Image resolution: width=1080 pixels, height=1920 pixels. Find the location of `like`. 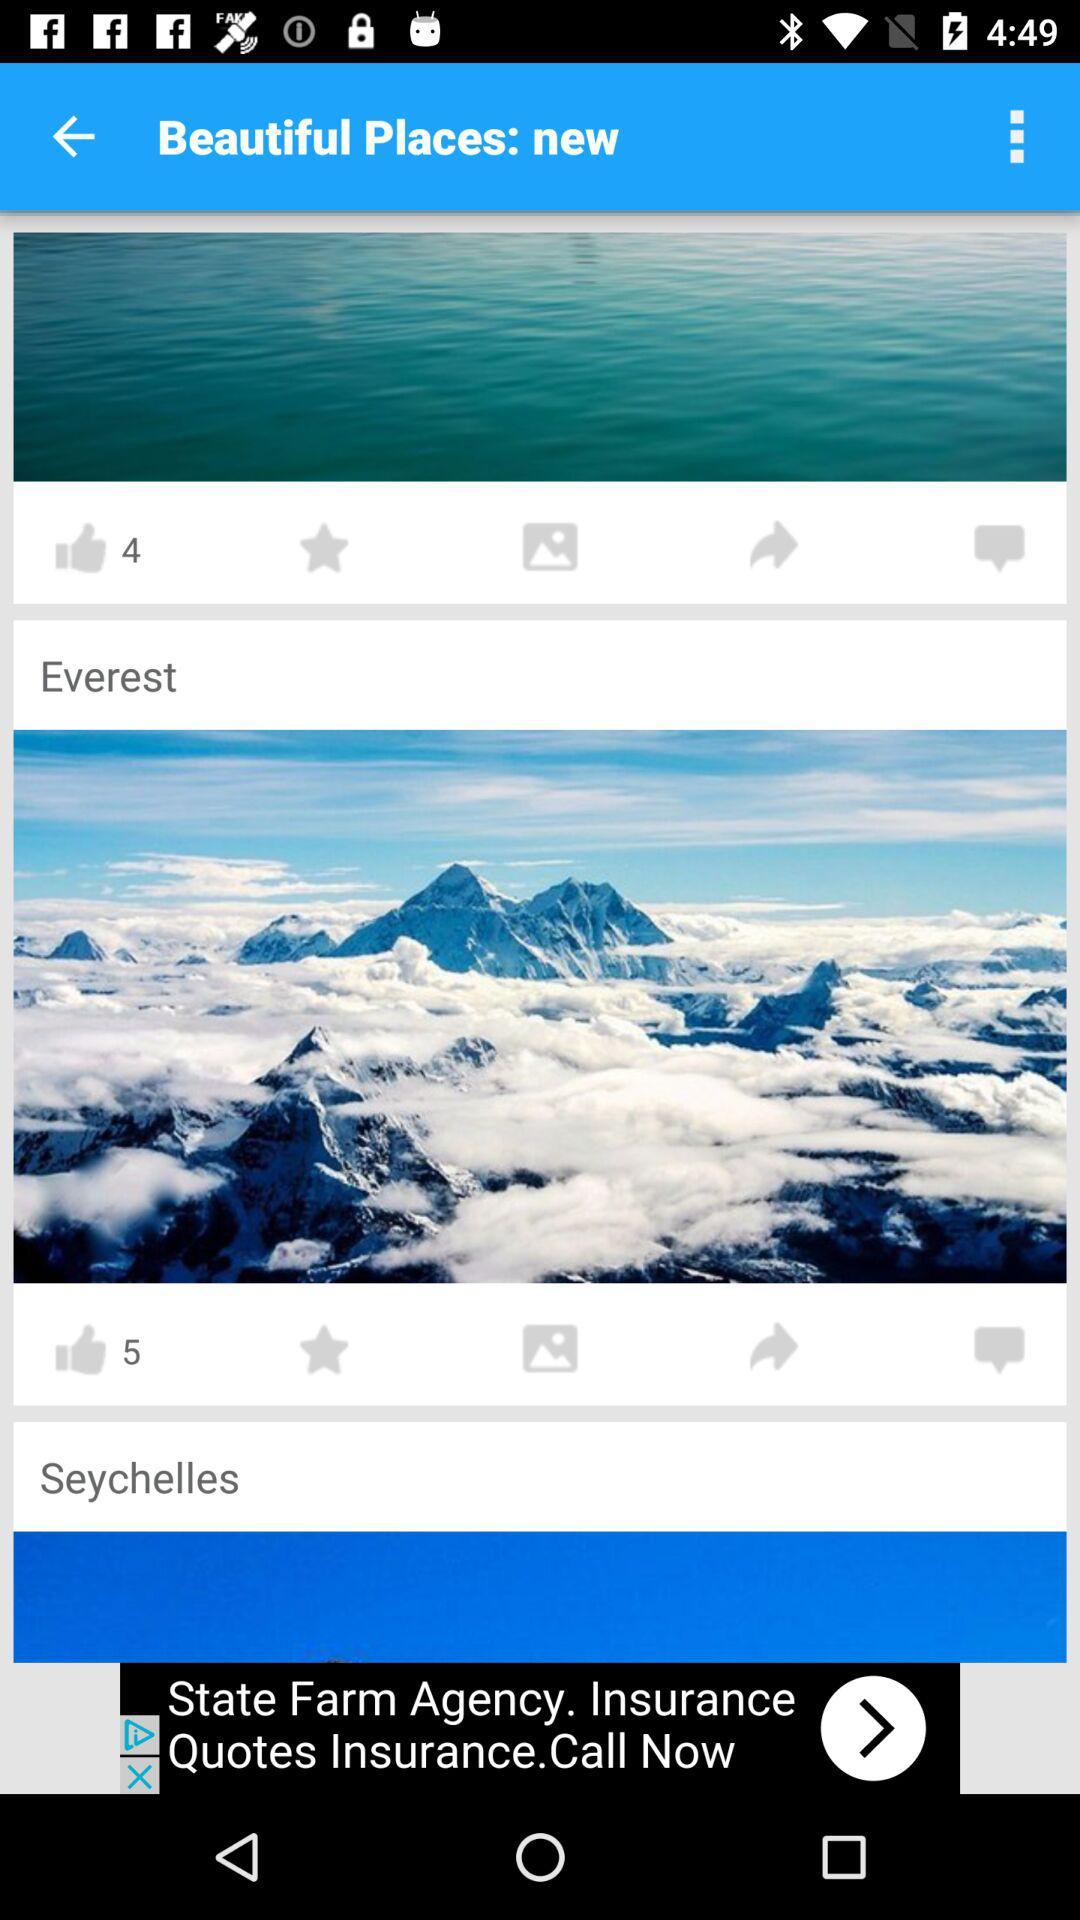

like is located at coordinates (79, 1349).